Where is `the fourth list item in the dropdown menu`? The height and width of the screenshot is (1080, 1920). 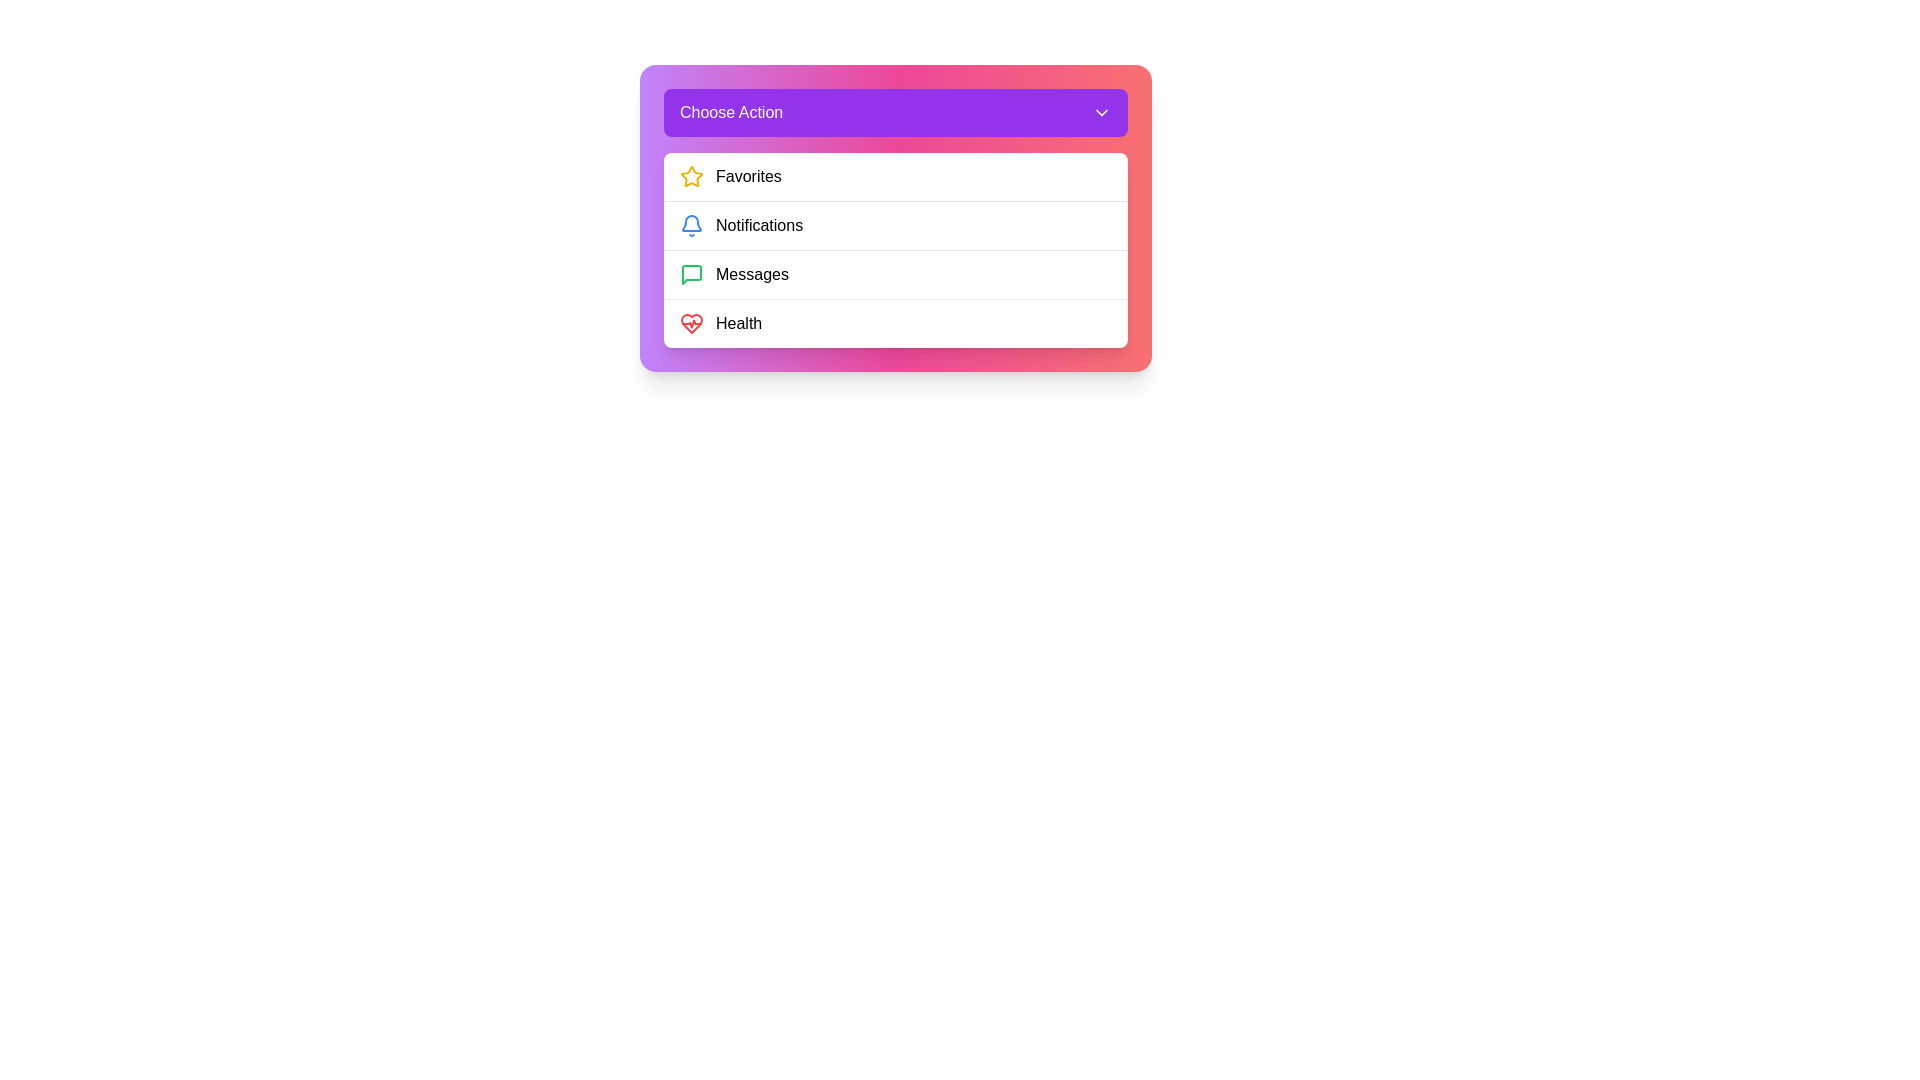
the fourth list item in the dropdown menu is located at coordinates (895, 322).